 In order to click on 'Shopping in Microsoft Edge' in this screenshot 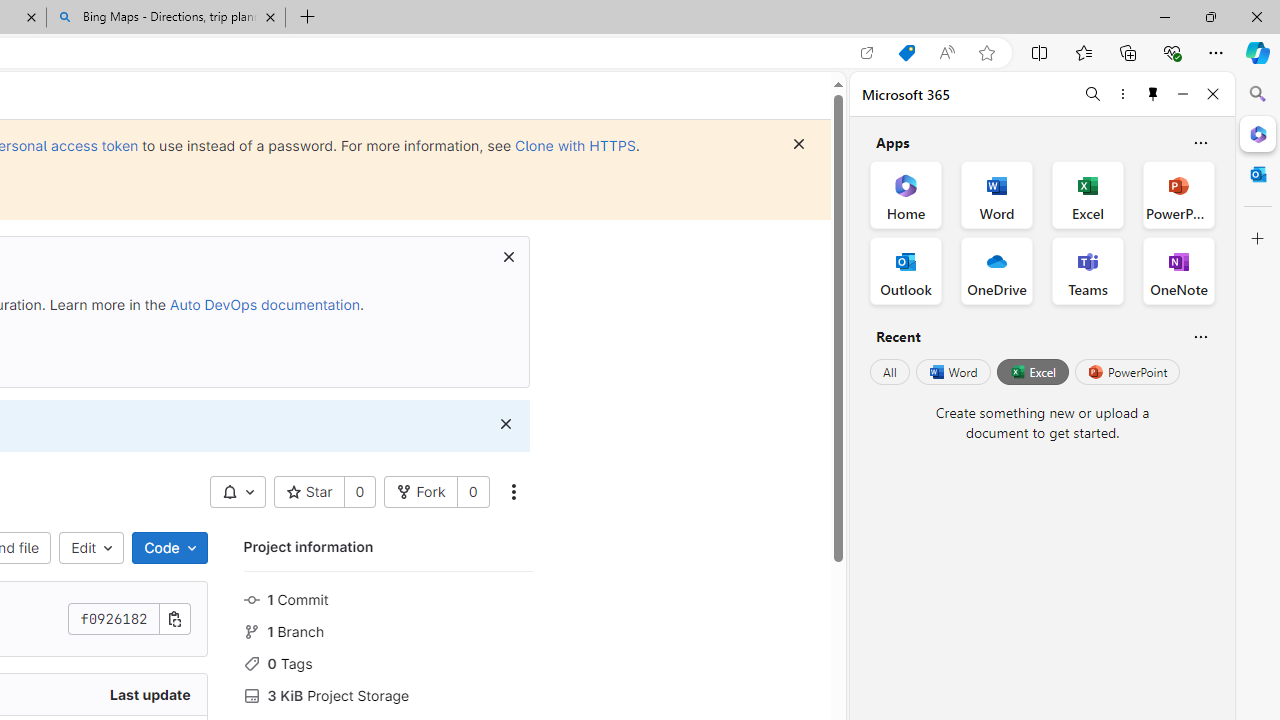, I will do `click(905, 52)`.